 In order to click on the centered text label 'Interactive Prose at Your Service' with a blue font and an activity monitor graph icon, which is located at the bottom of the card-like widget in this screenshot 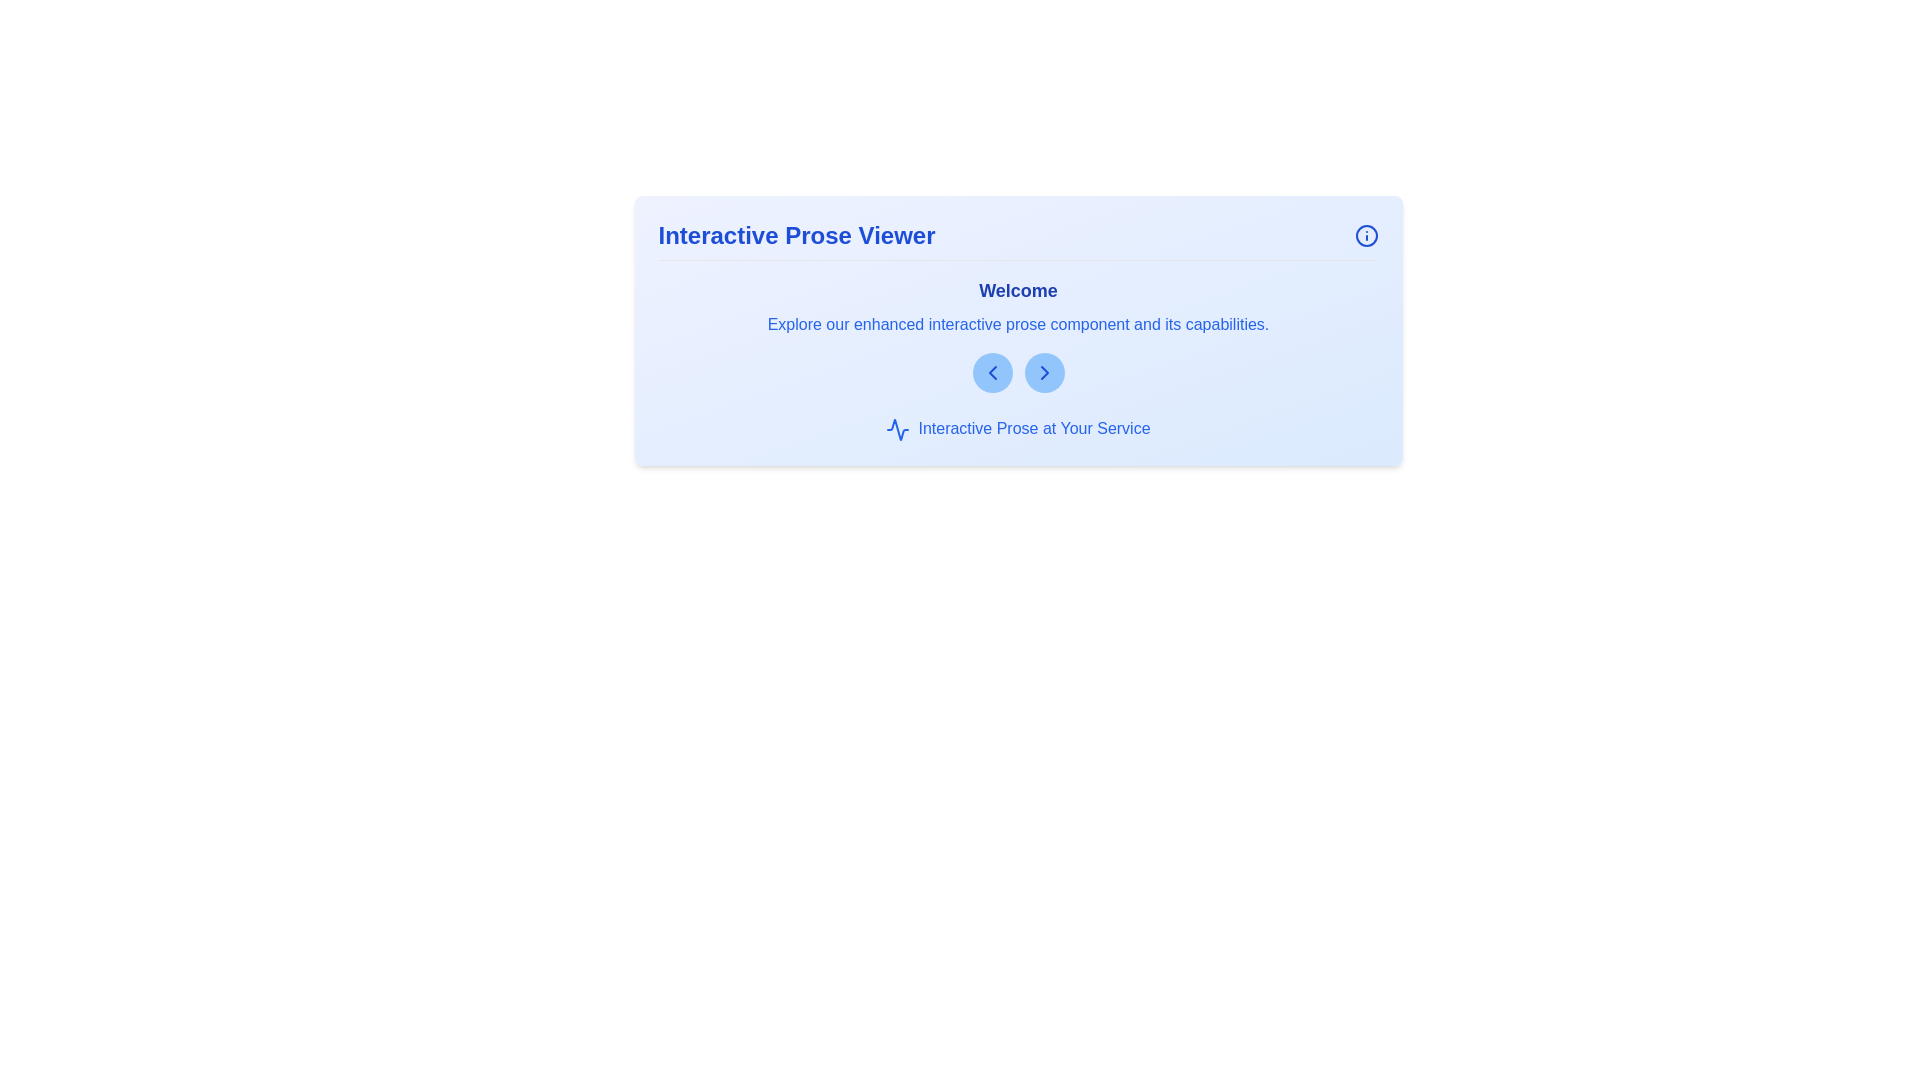, I will do `click(1018, 428)`.